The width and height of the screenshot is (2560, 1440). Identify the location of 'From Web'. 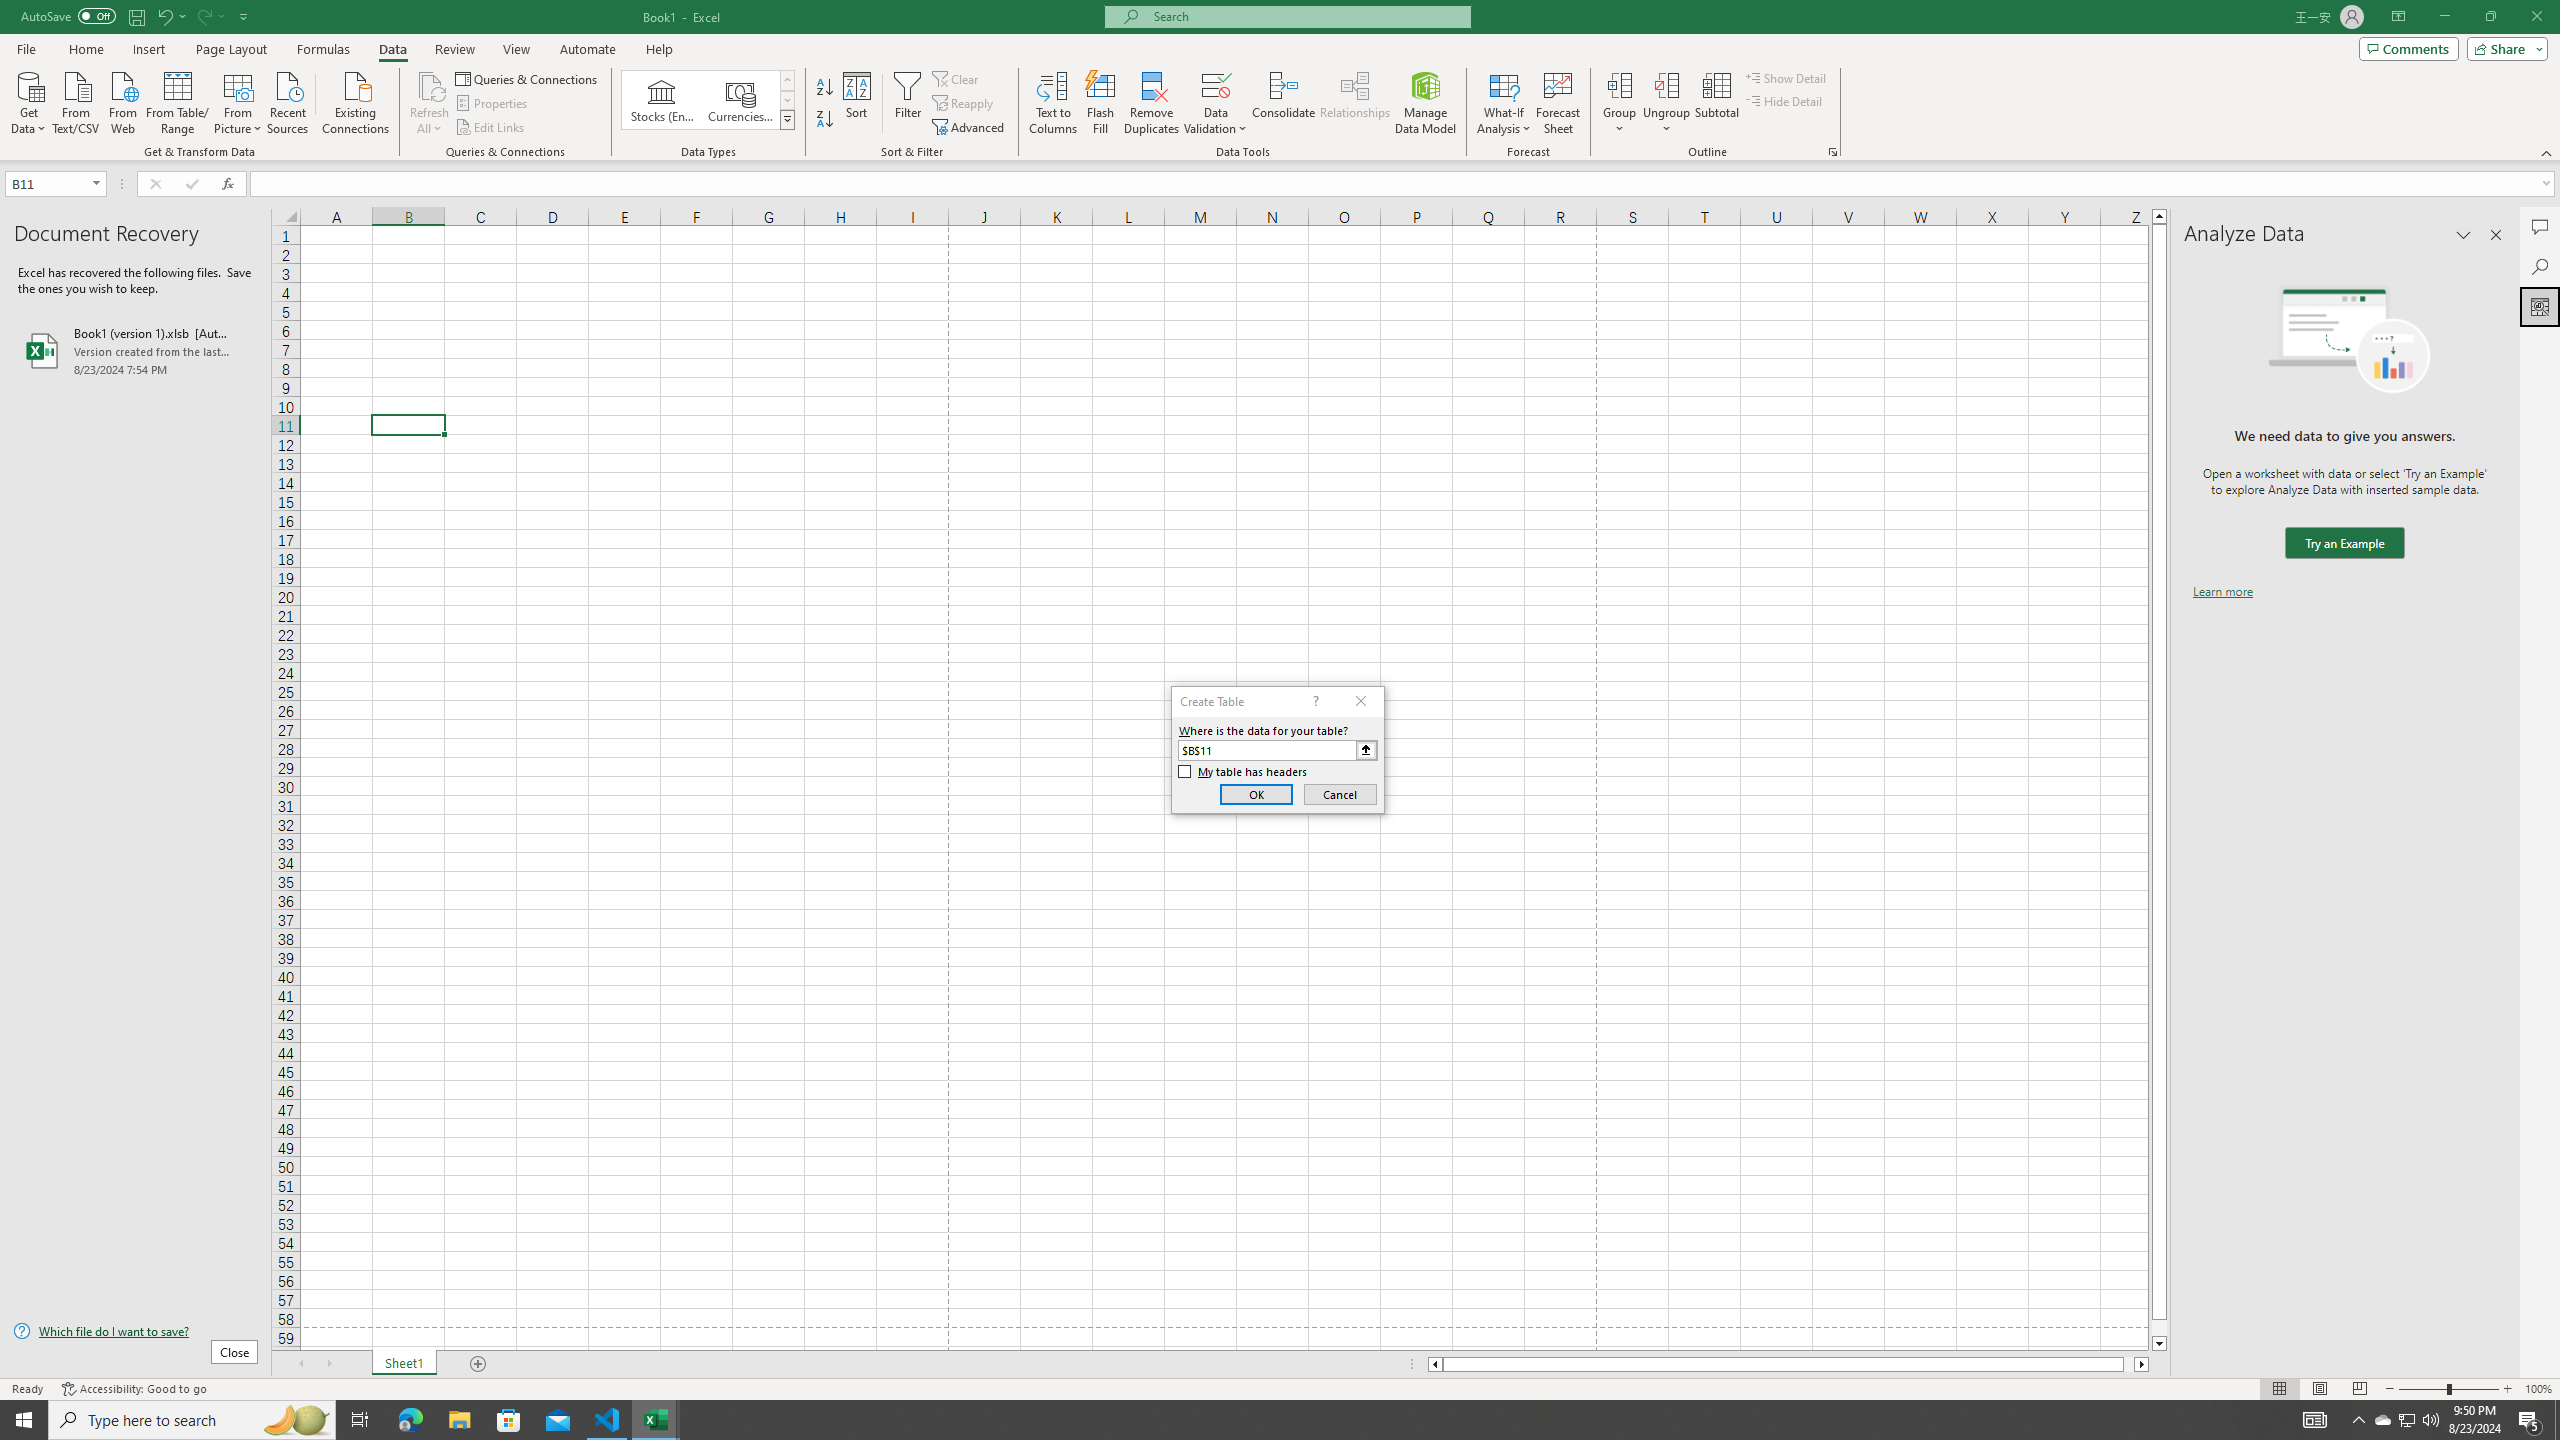
(122, 100).